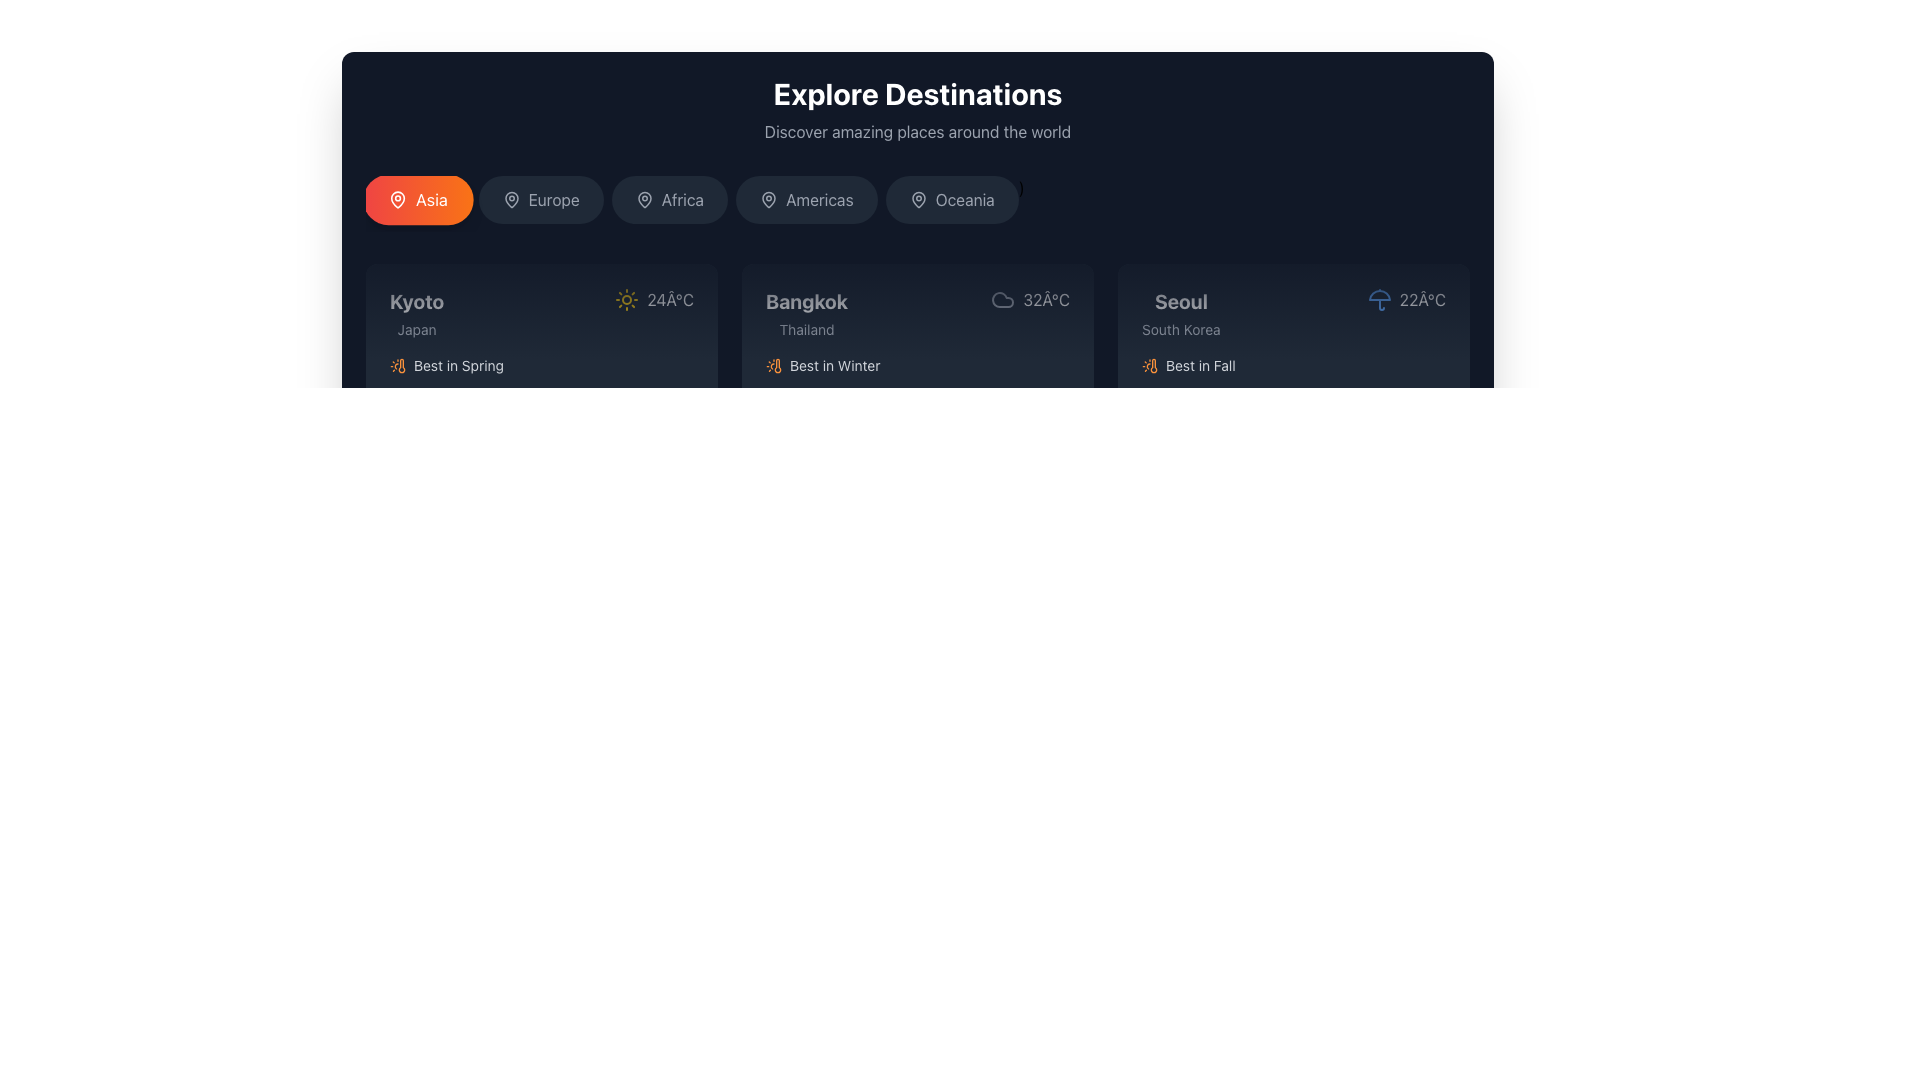 The image size is (1920, 1080). Describe the element at coordinates (457, 366) in the screenshot. I see `text label indicating the best season to visit Kyoto, which states 'Spring' and is located within the first panel of the grid layout for destinations` at that location.